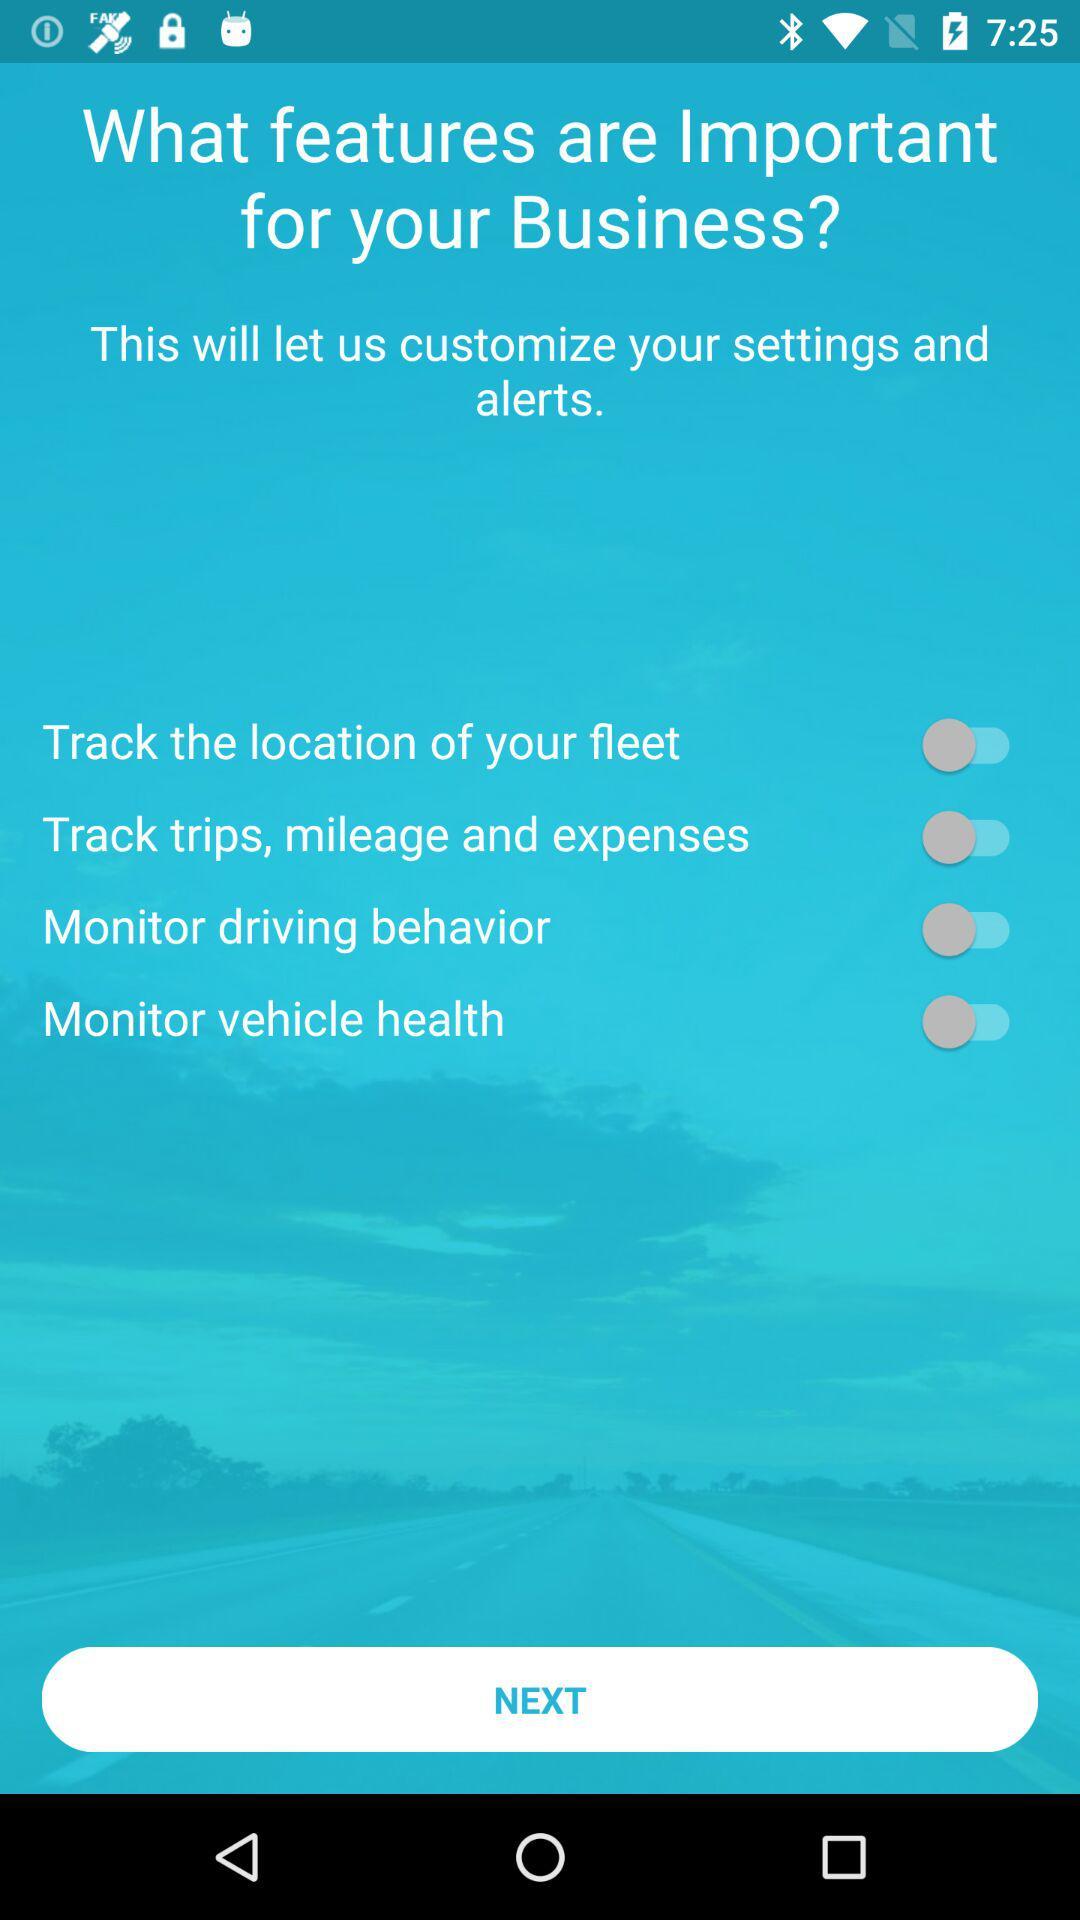  I want to click on click the next page, so click(974, 836).